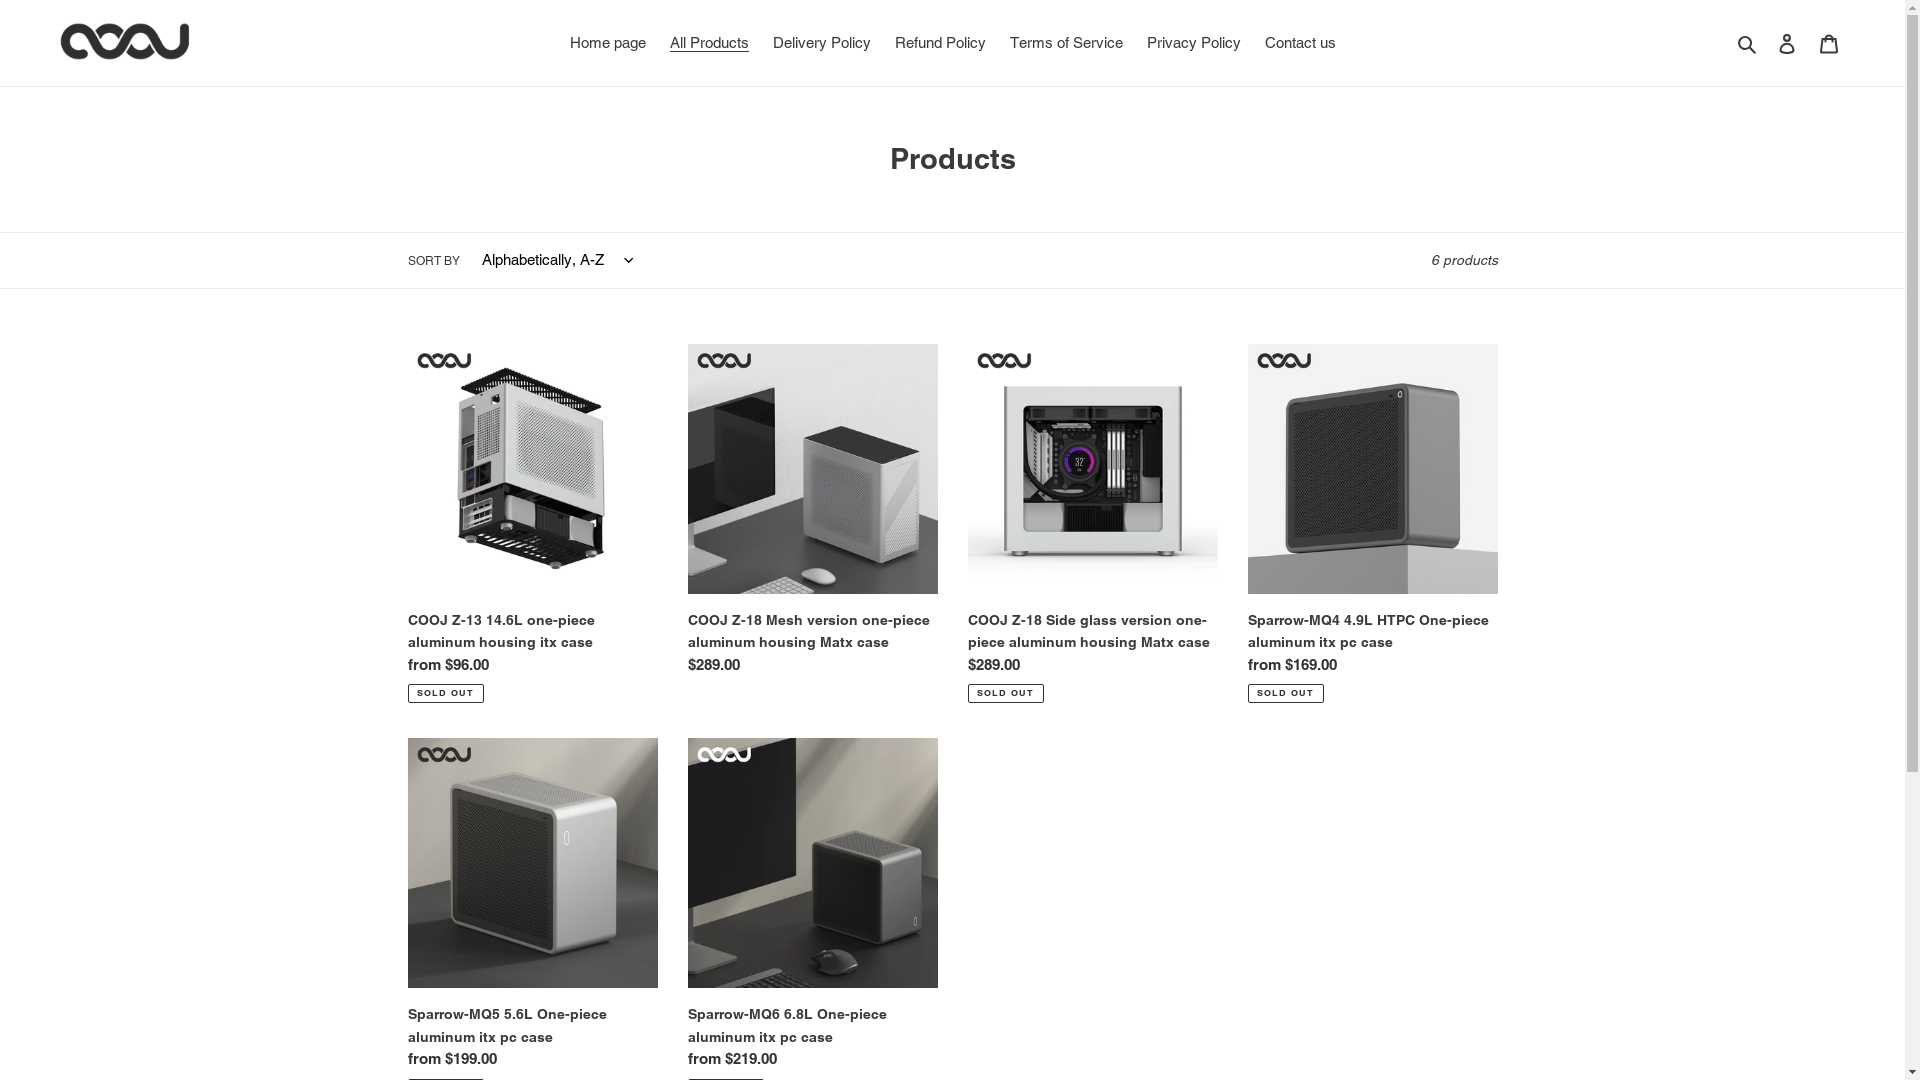 Image resolution: width=1920 pixels, height=1080 pixels. What do you see at coordinates (1193, 43) in the screenshot?
I see `'Privacy Policy'` at bounding box center [1193, 43].